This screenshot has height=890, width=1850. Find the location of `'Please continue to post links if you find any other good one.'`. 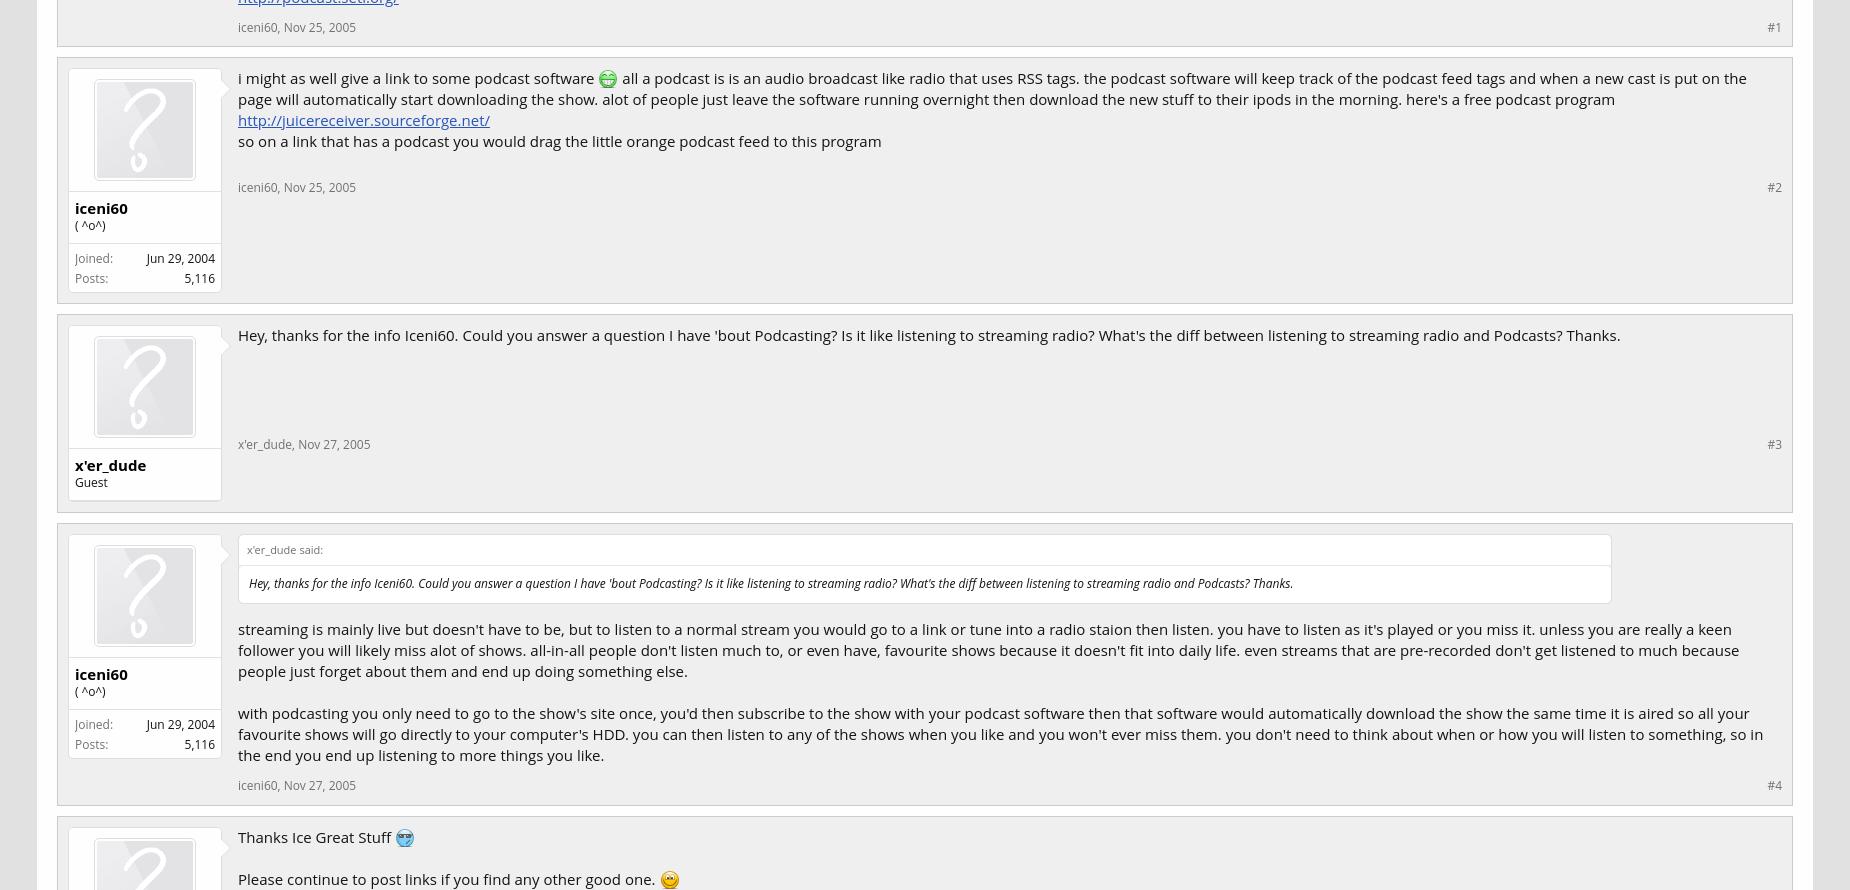

'Please continue to post links if you find any other good one.' is located at coordinates (447, 876).